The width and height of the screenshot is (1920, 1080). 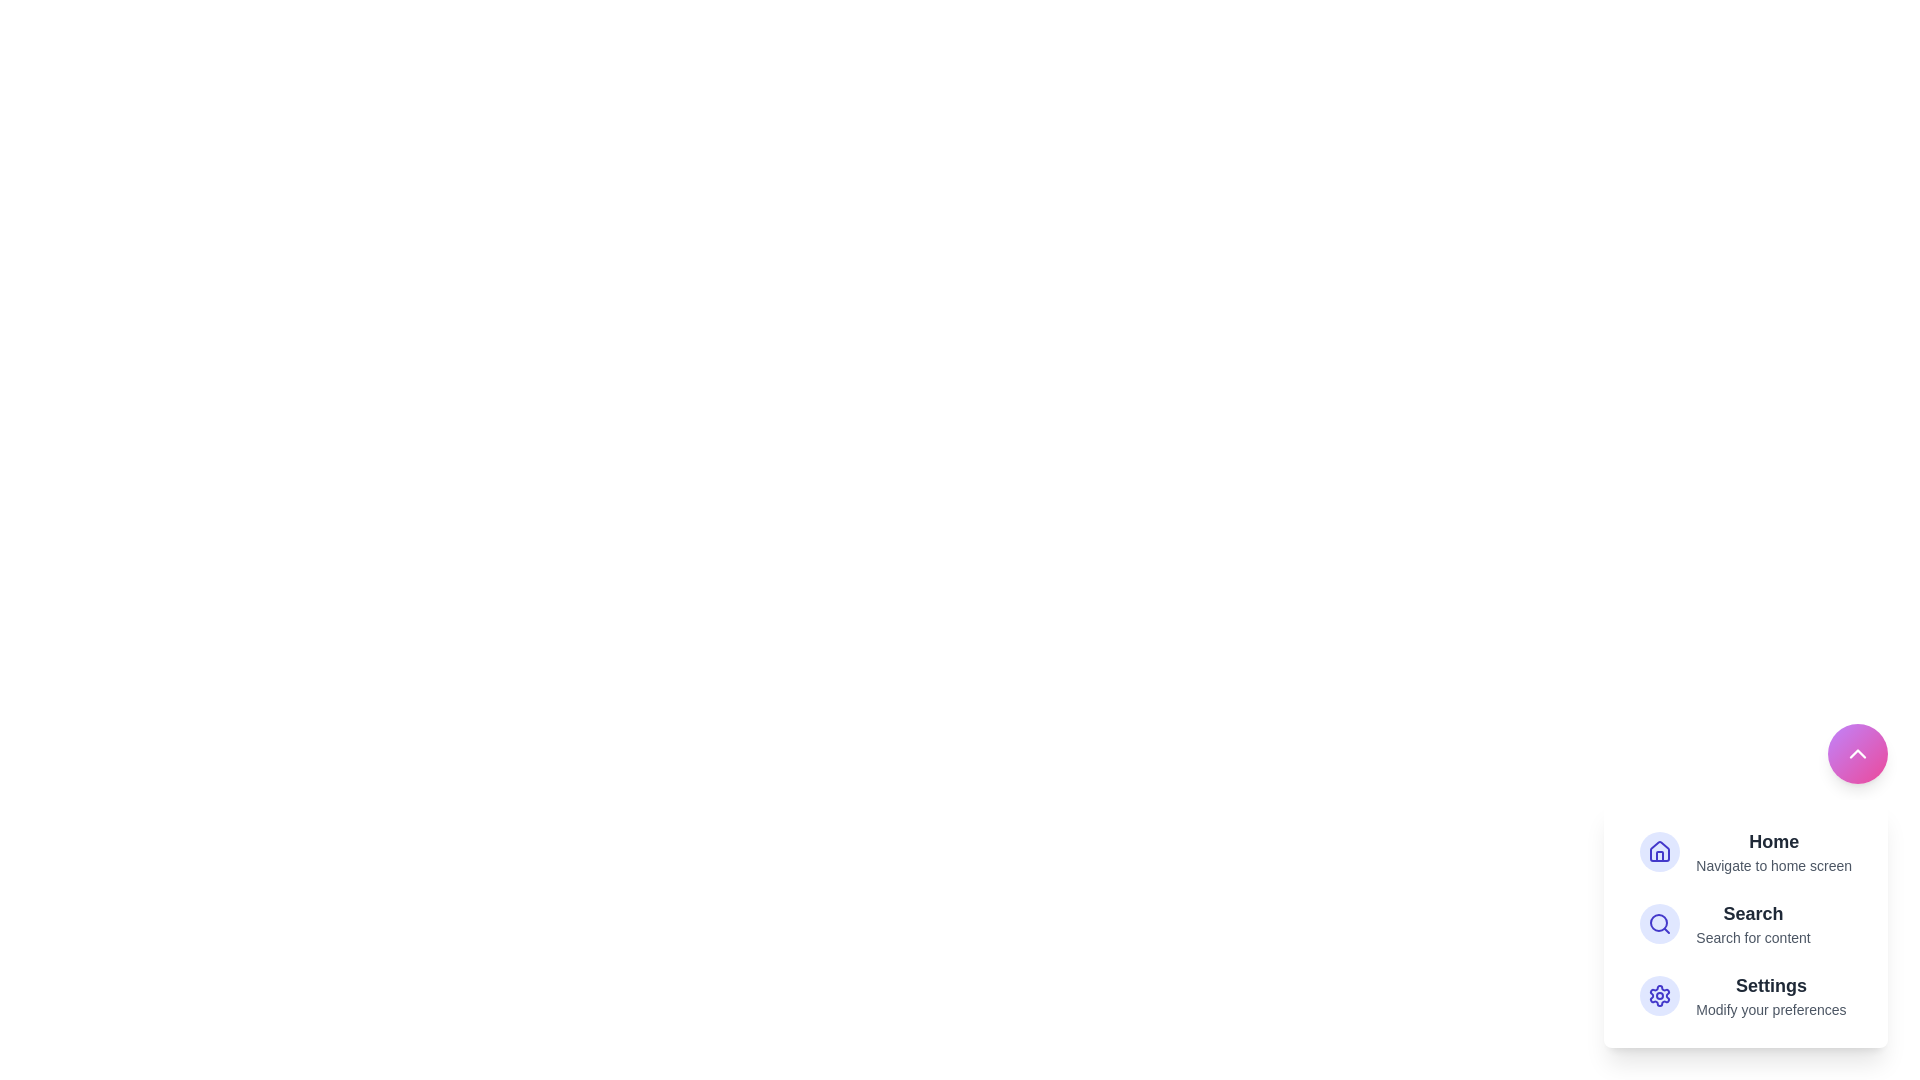 What do you see at coordinates (1771, 995) in the screenshot?
I see `the 'Settings' option in the menu` at bounding box center [1771, 995].